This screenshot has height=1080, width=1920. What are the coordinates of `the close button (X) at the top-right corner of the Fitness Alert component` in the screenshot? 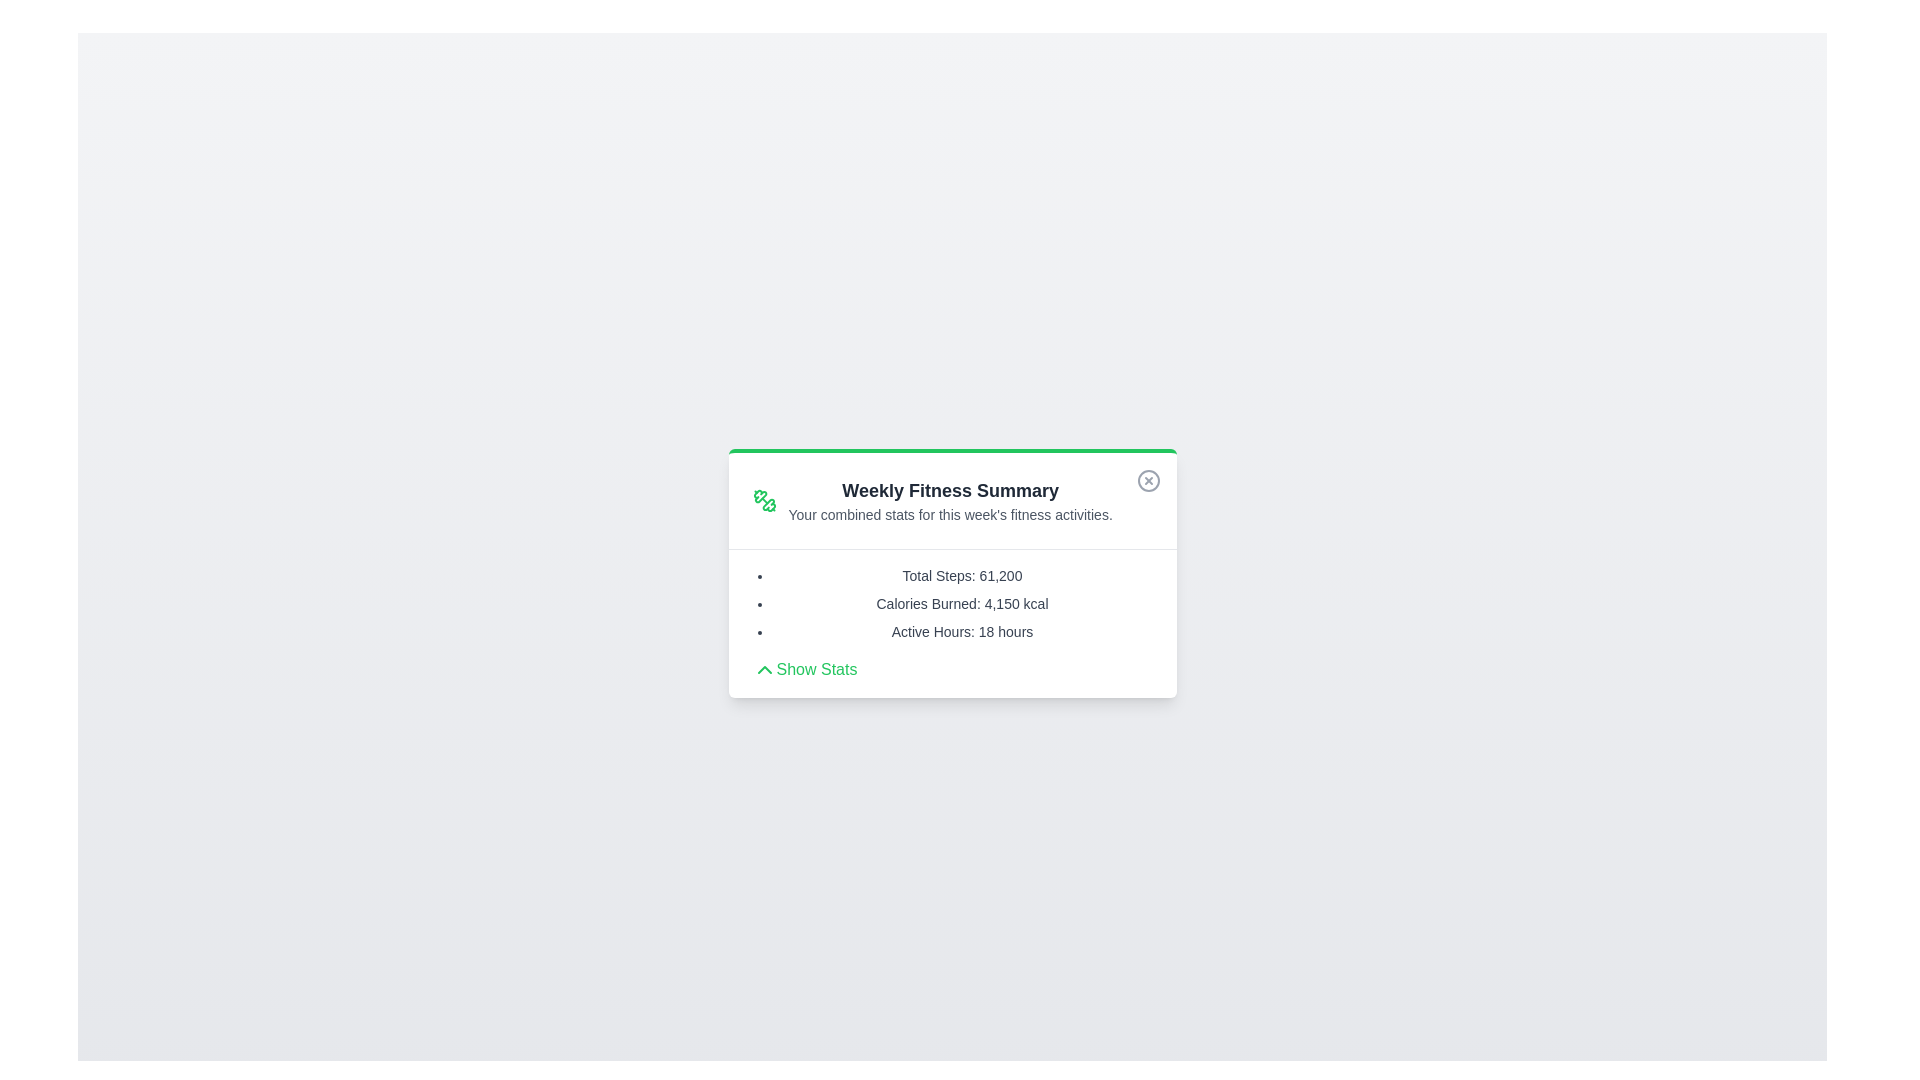 It's located at (1148, 480).